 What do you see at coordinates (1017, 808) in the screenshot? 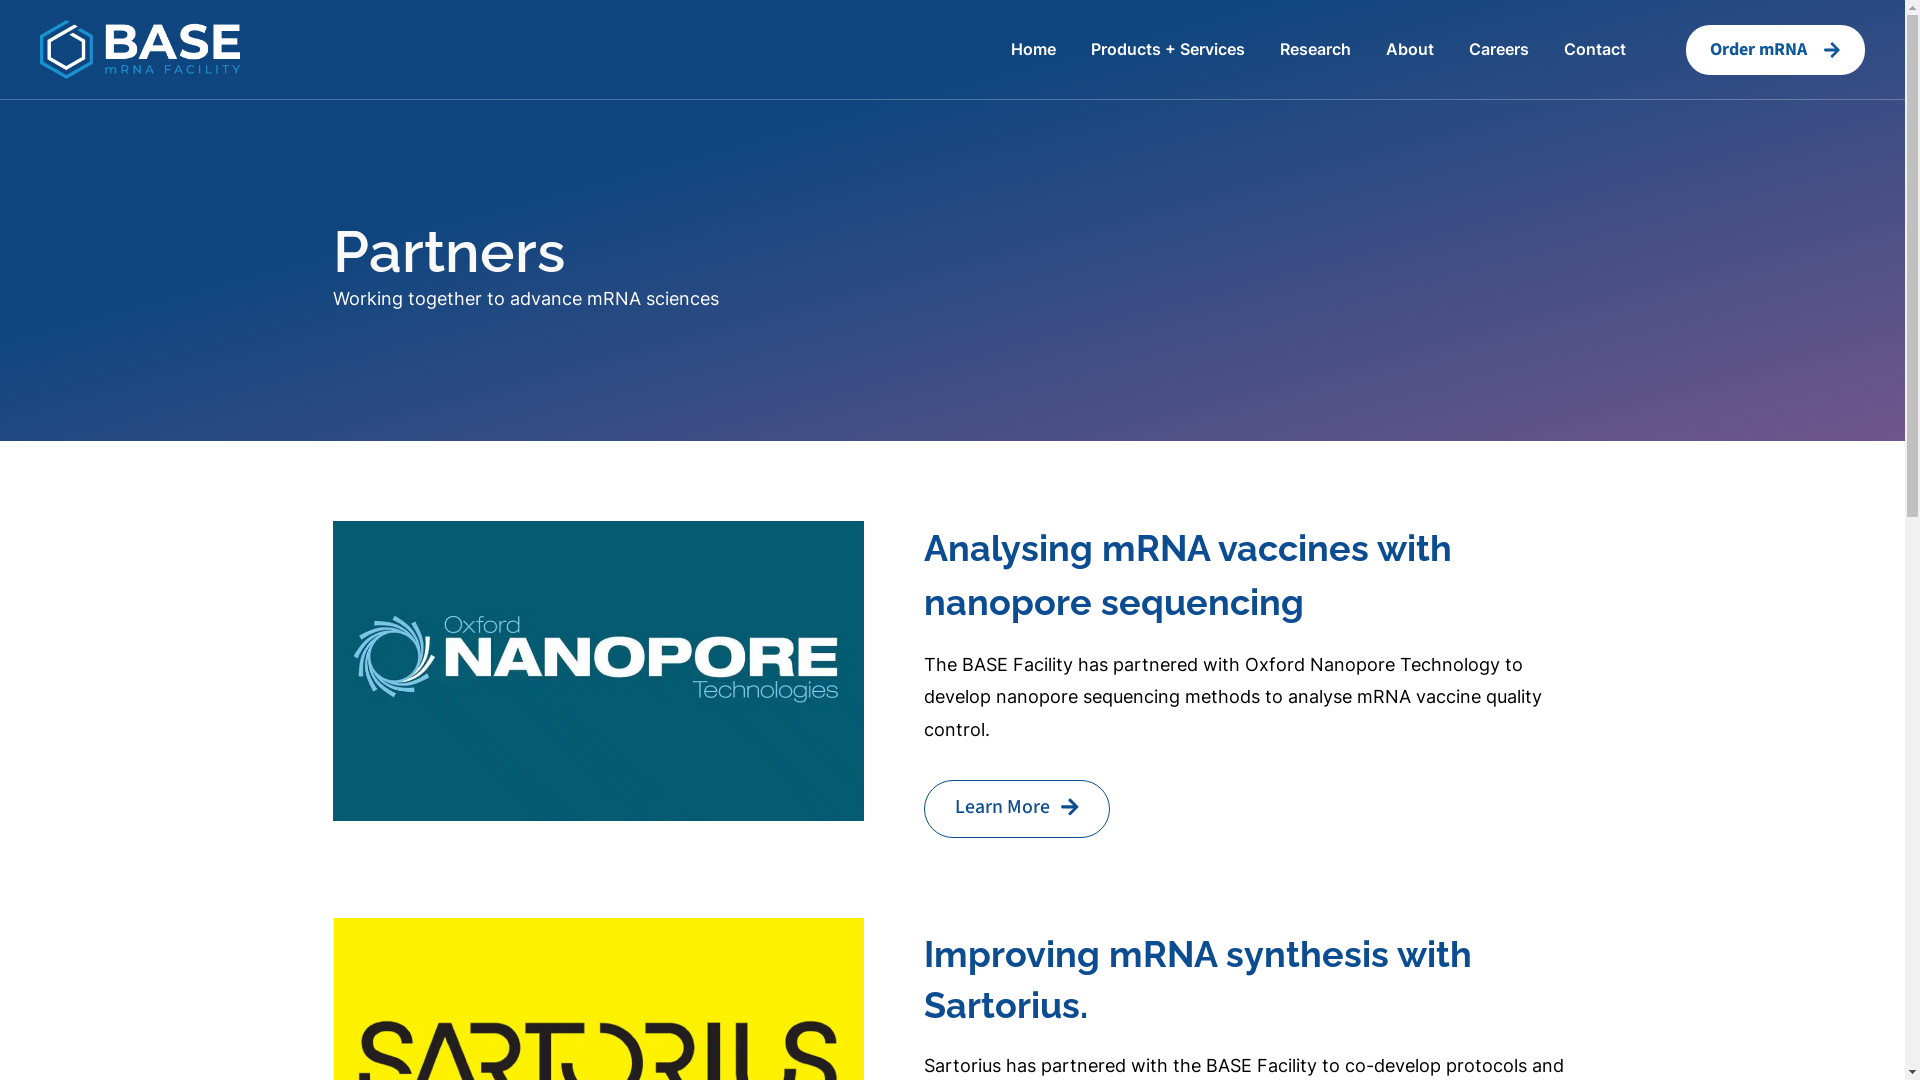
I see `'Learn More'` at bounding box center [1017, 808].